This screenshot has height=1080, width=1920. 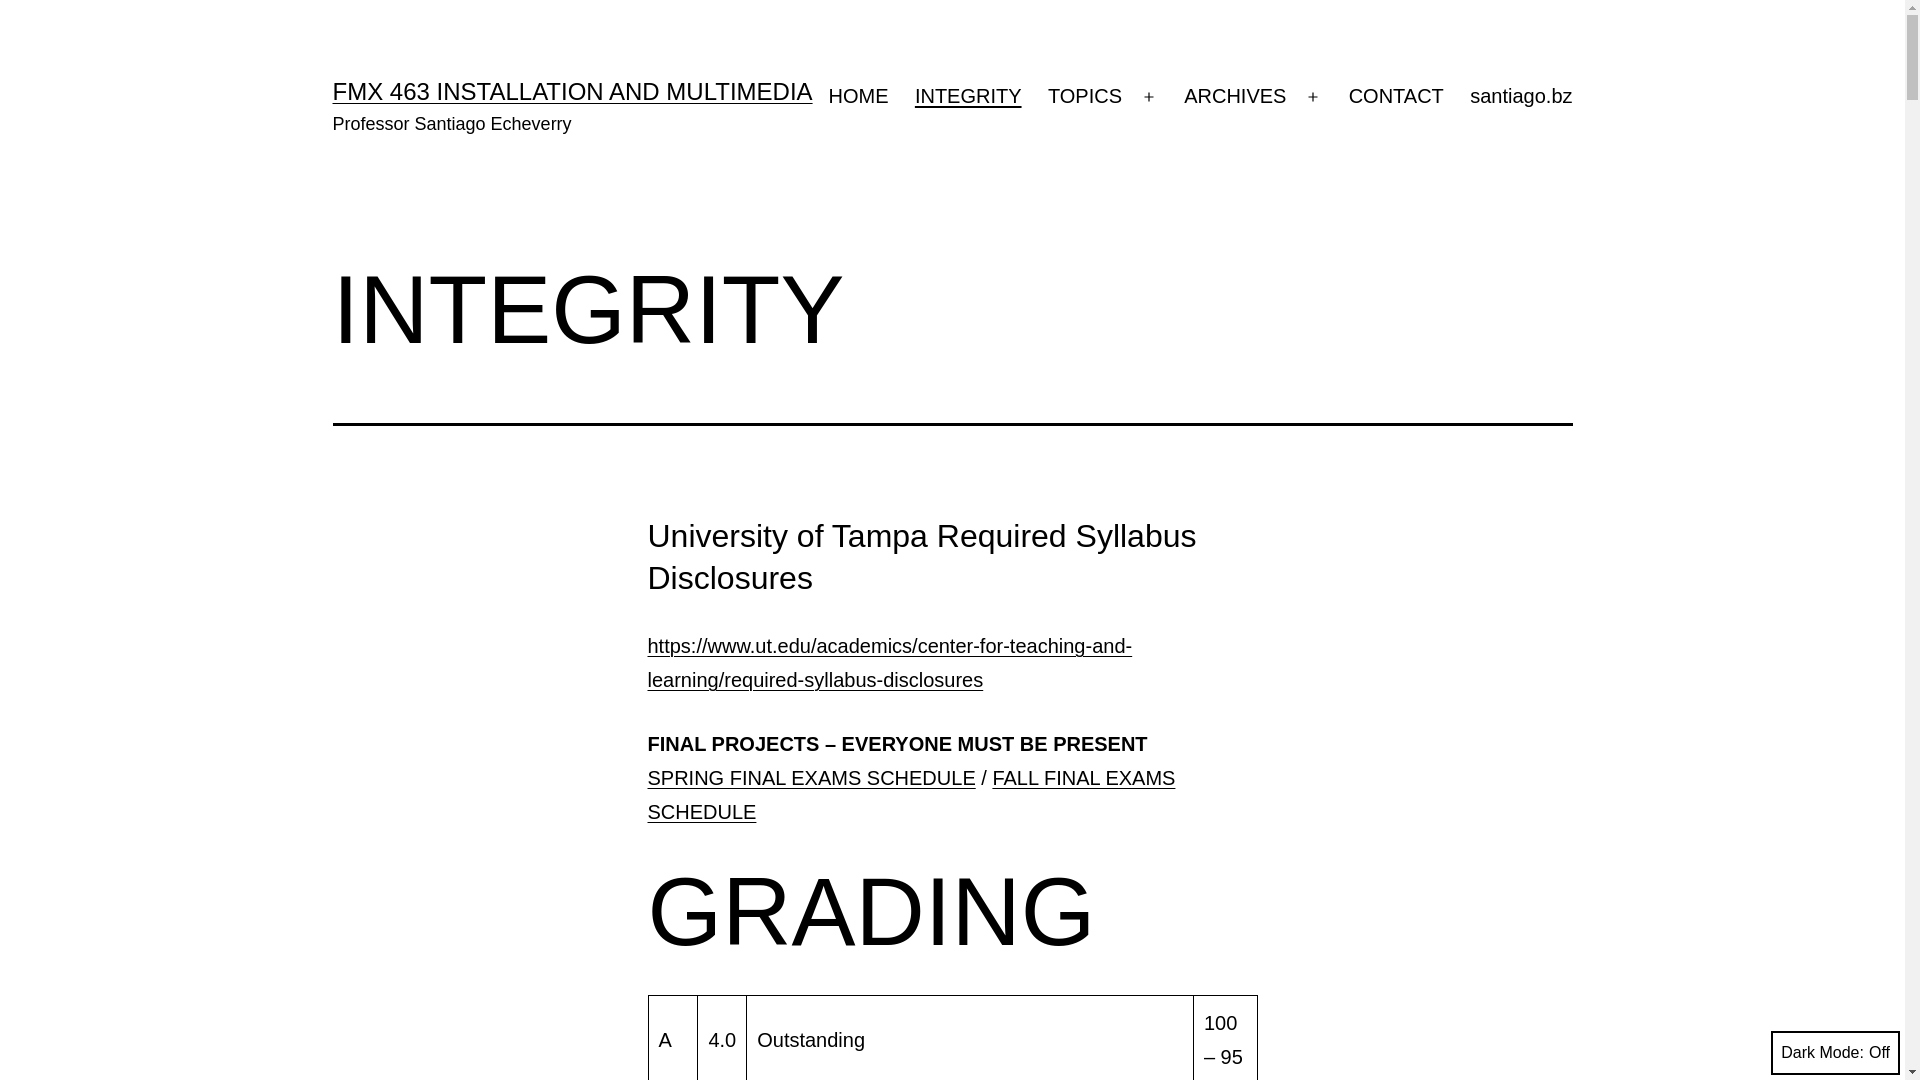 What do you see at coordinates (570, 91) in the screenshot?
I see `'FMX 463 INSTALLATION AND MULTIMEDIA'` at bounding box center [570, 91].